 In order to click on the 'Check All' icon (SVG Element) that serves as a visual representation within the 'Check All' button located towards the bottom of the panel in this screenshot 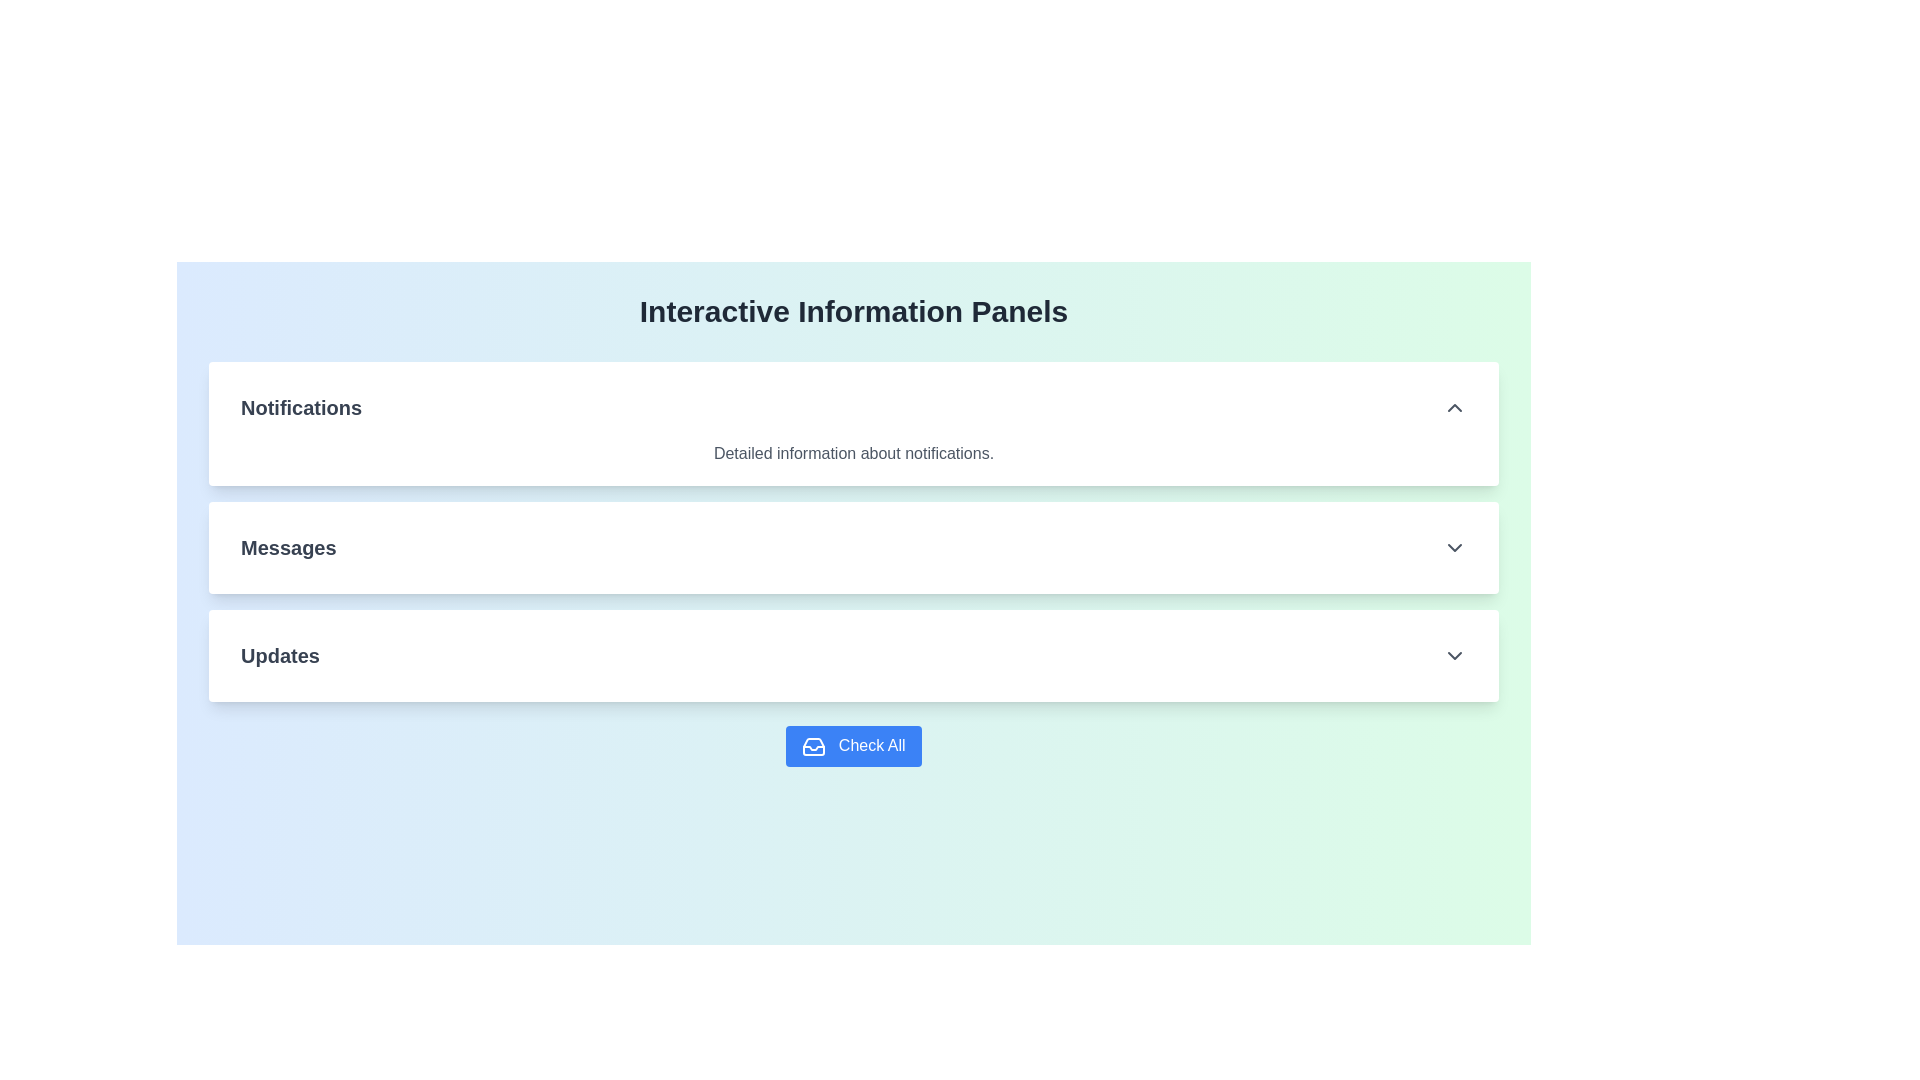, I will do `click(814, 746)`.